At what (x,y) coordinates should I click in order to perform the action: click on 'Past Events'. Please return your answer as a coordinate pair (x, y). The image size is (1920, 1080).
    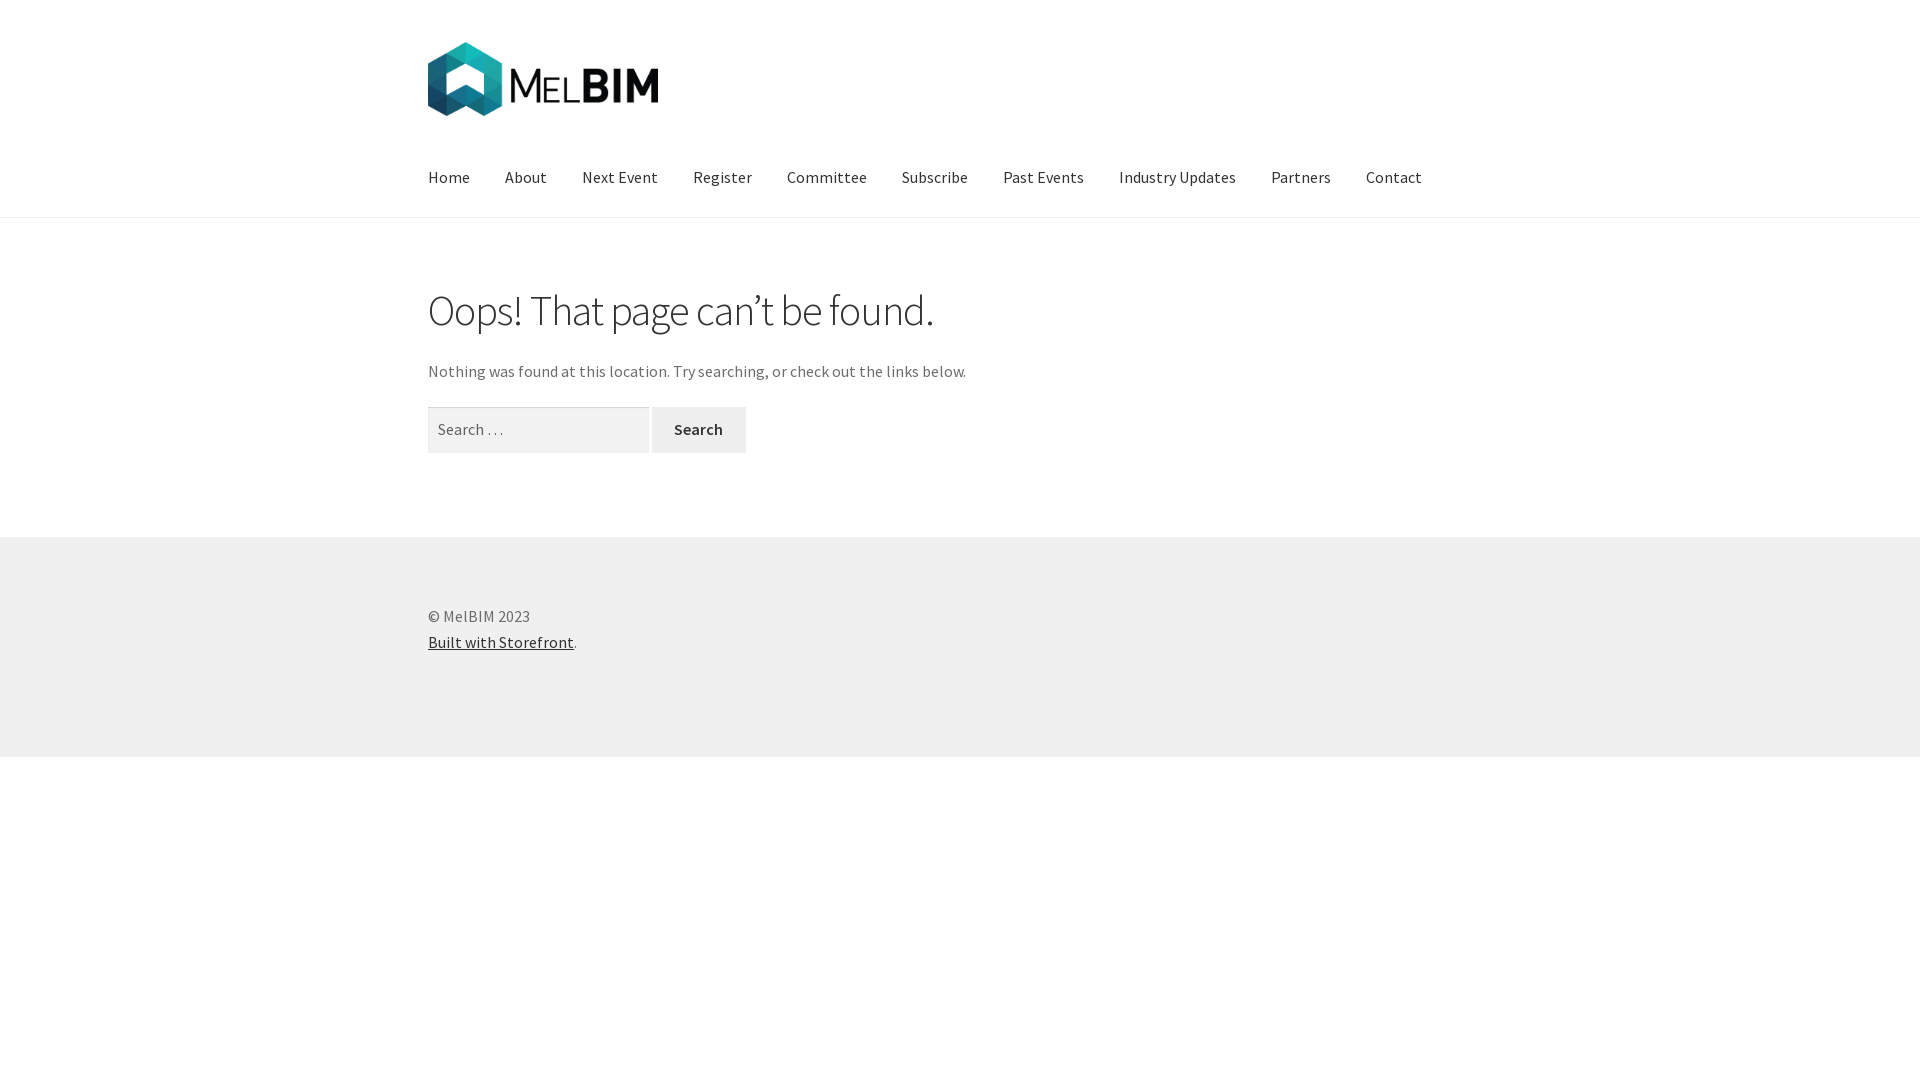
    Looking at the image, I should click on (1042, 176).